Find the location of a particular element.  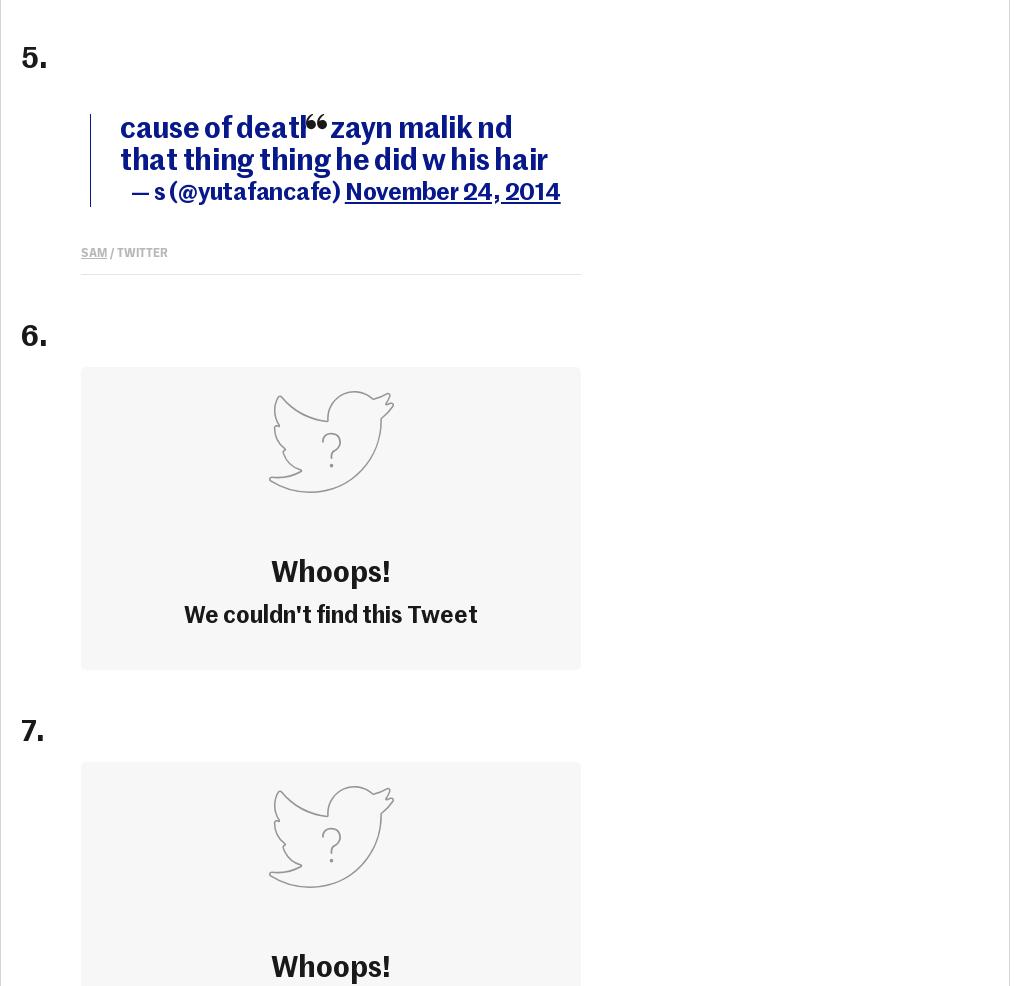

'November 24, 2014' is located at coordinates (452, 190).